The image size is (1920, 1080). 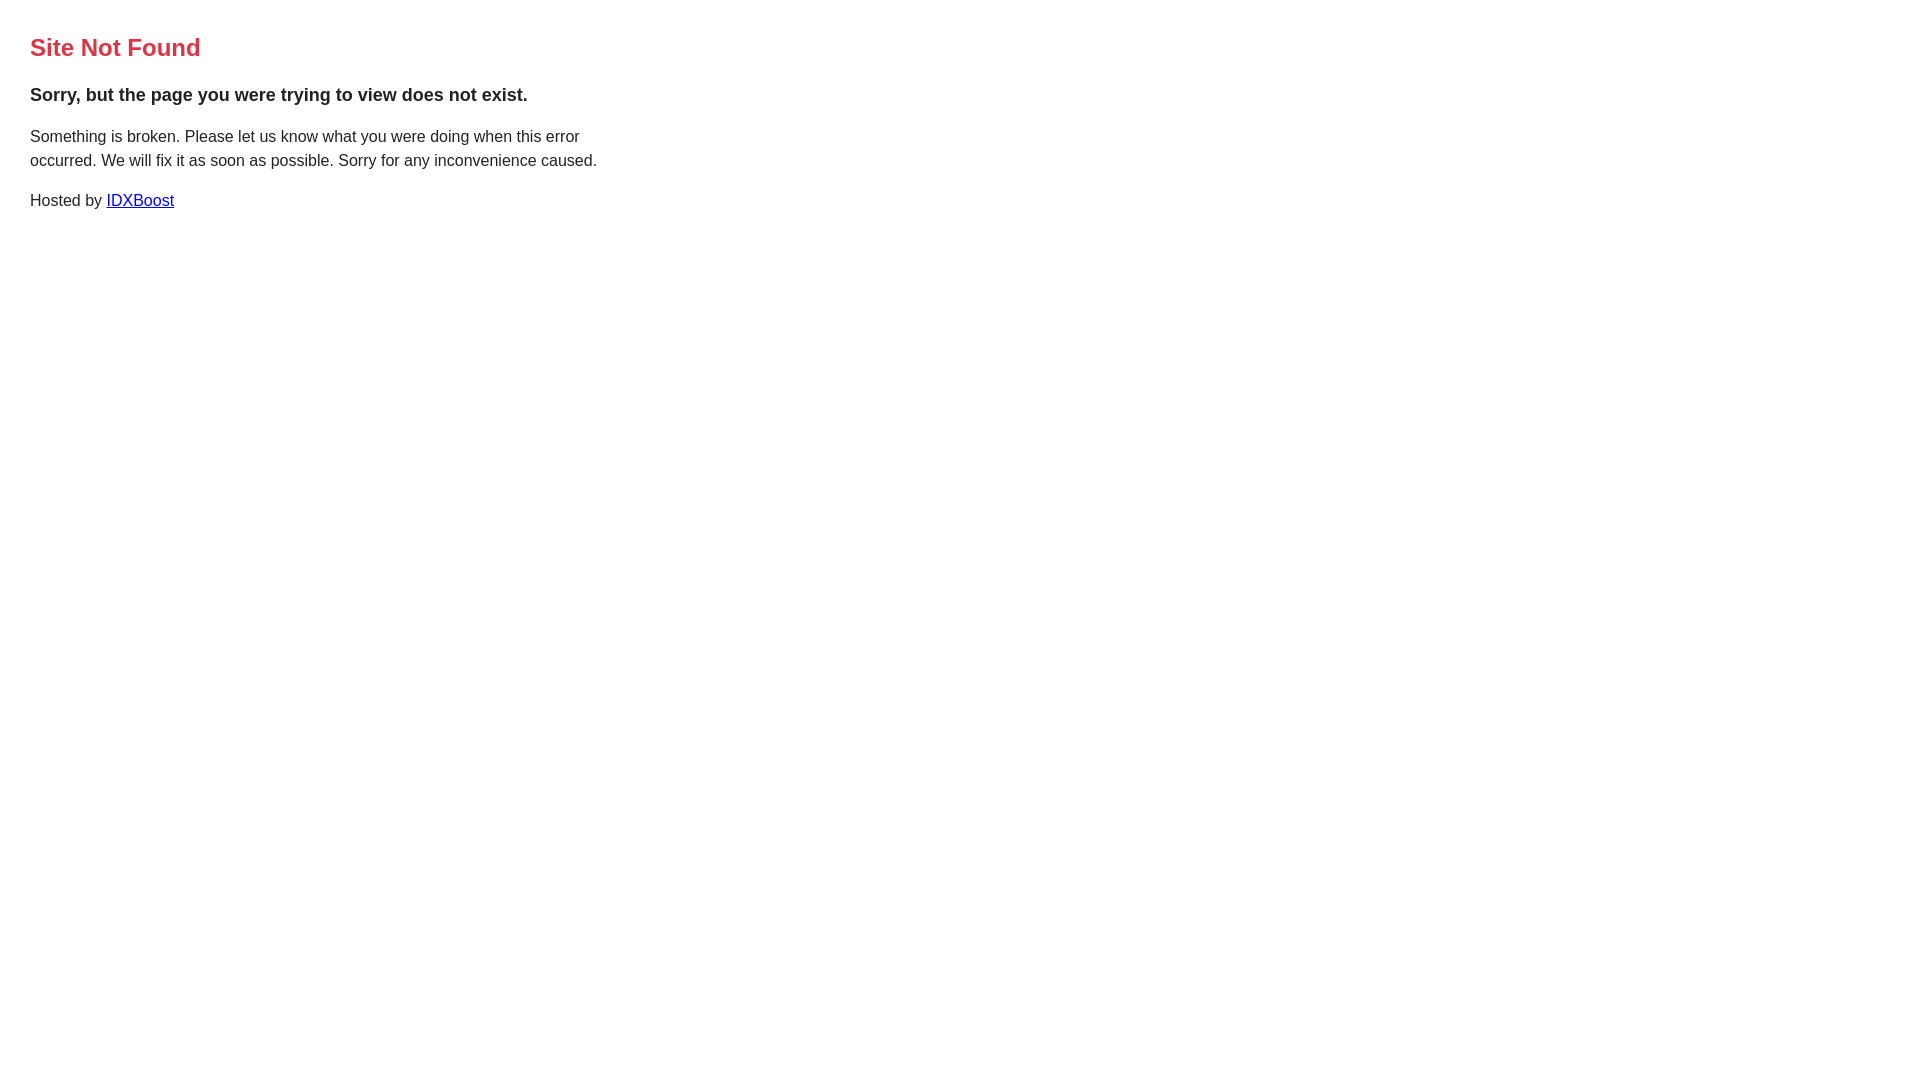 I want to click on 'IDXBoost', so click(x=104, y=200).